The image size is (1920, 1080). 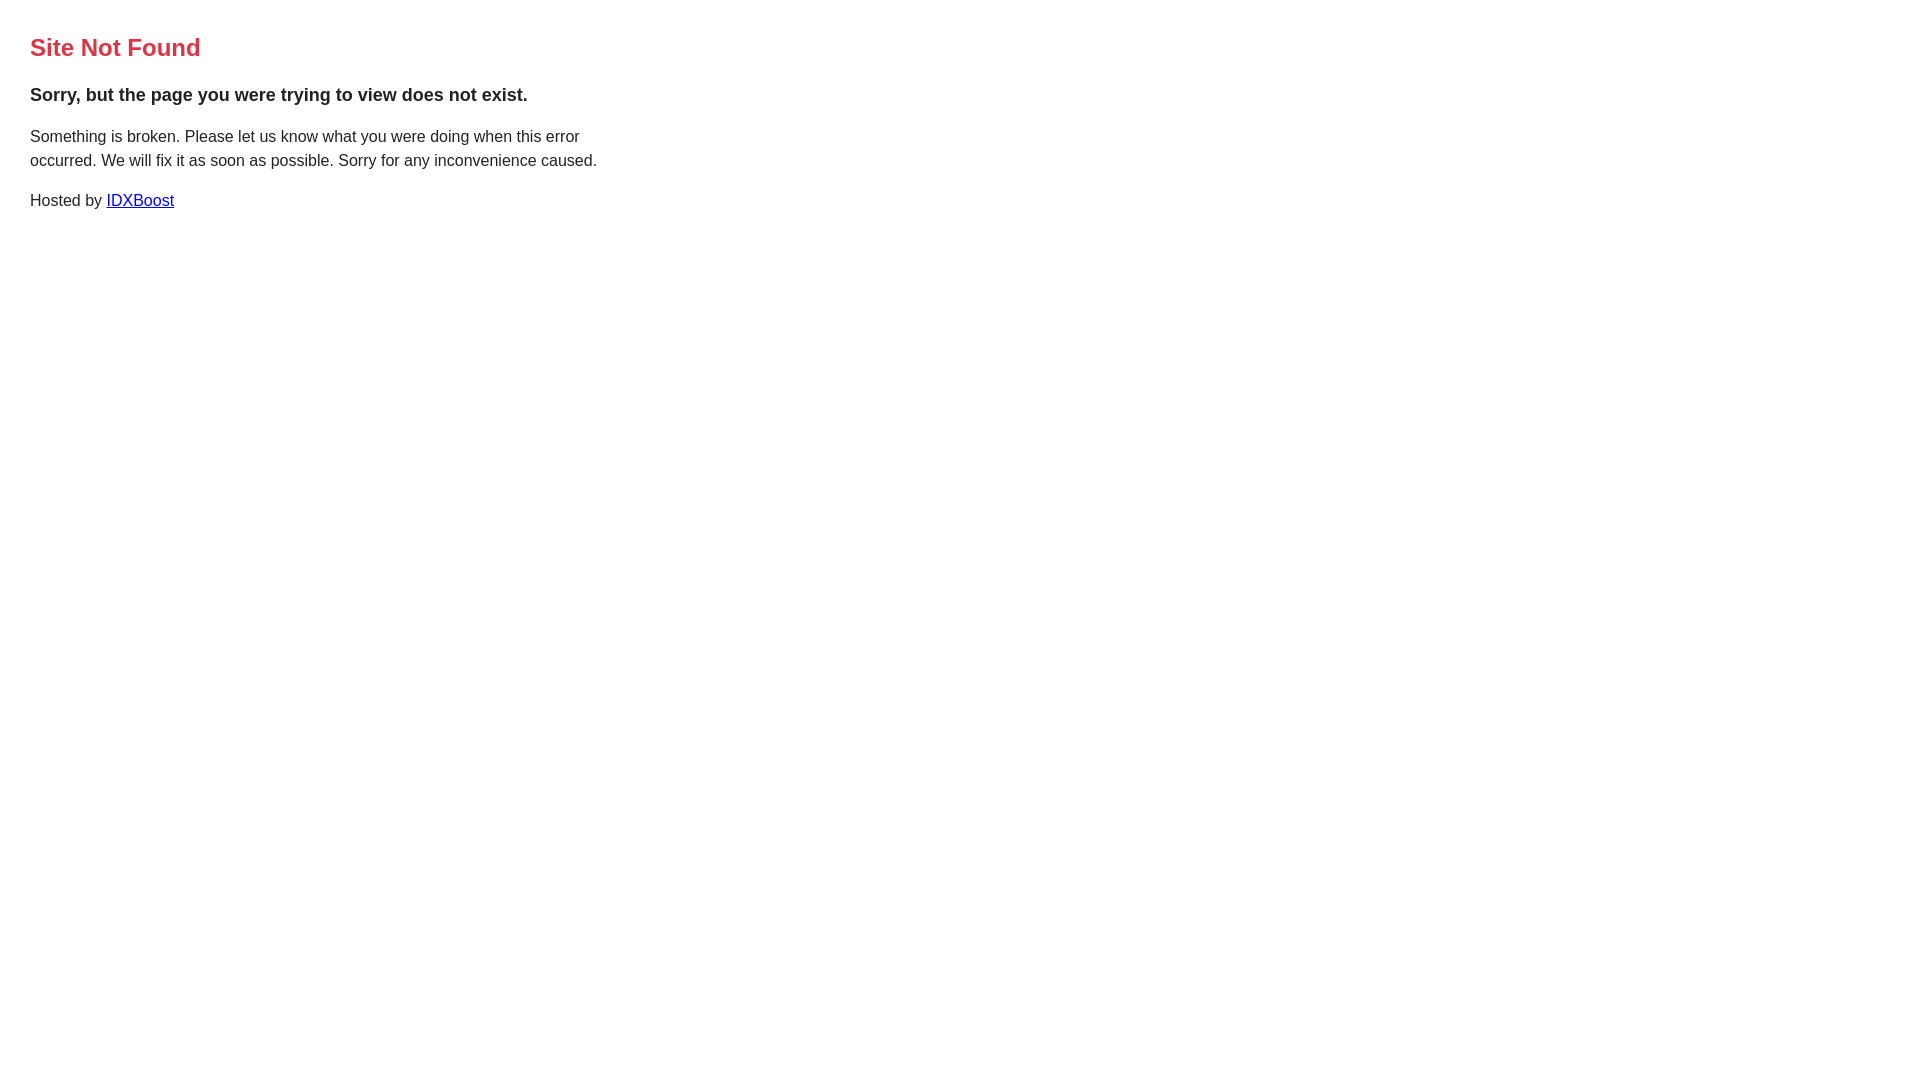 I want to click on 'IDXBoost', so click(x=104, y=200).